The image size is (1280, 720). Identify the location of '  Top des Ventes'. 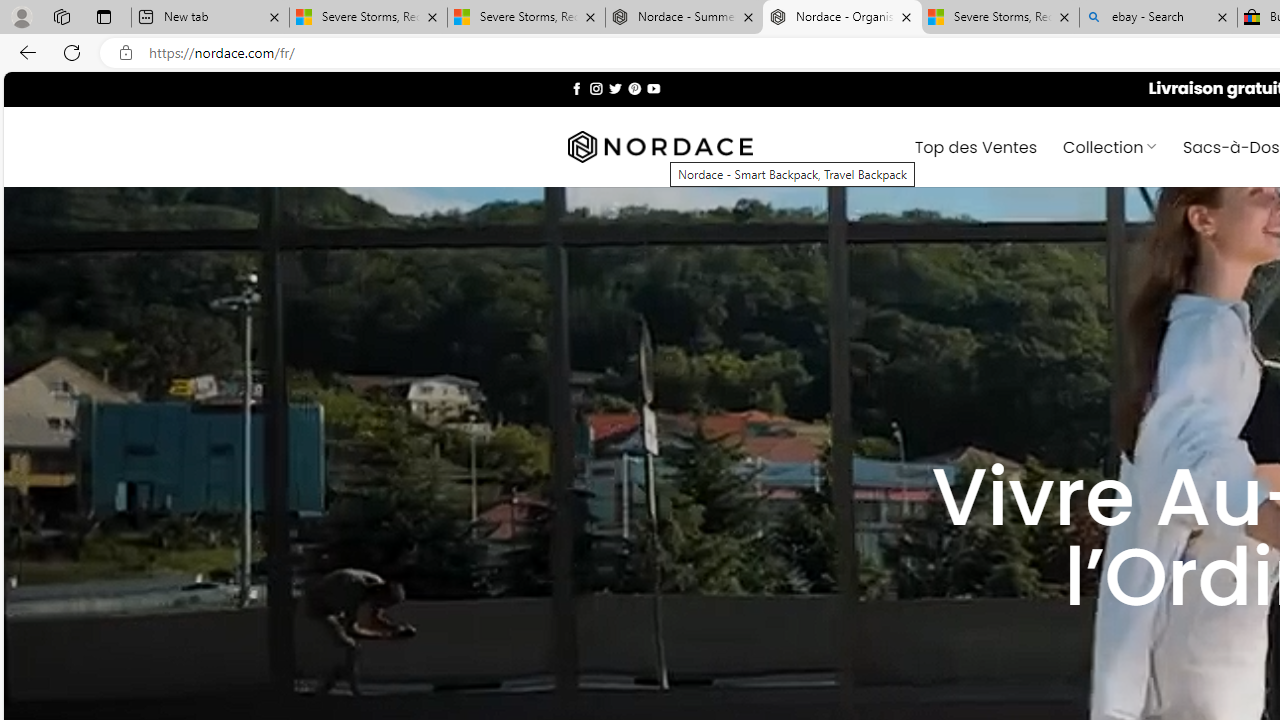
(976, 145).